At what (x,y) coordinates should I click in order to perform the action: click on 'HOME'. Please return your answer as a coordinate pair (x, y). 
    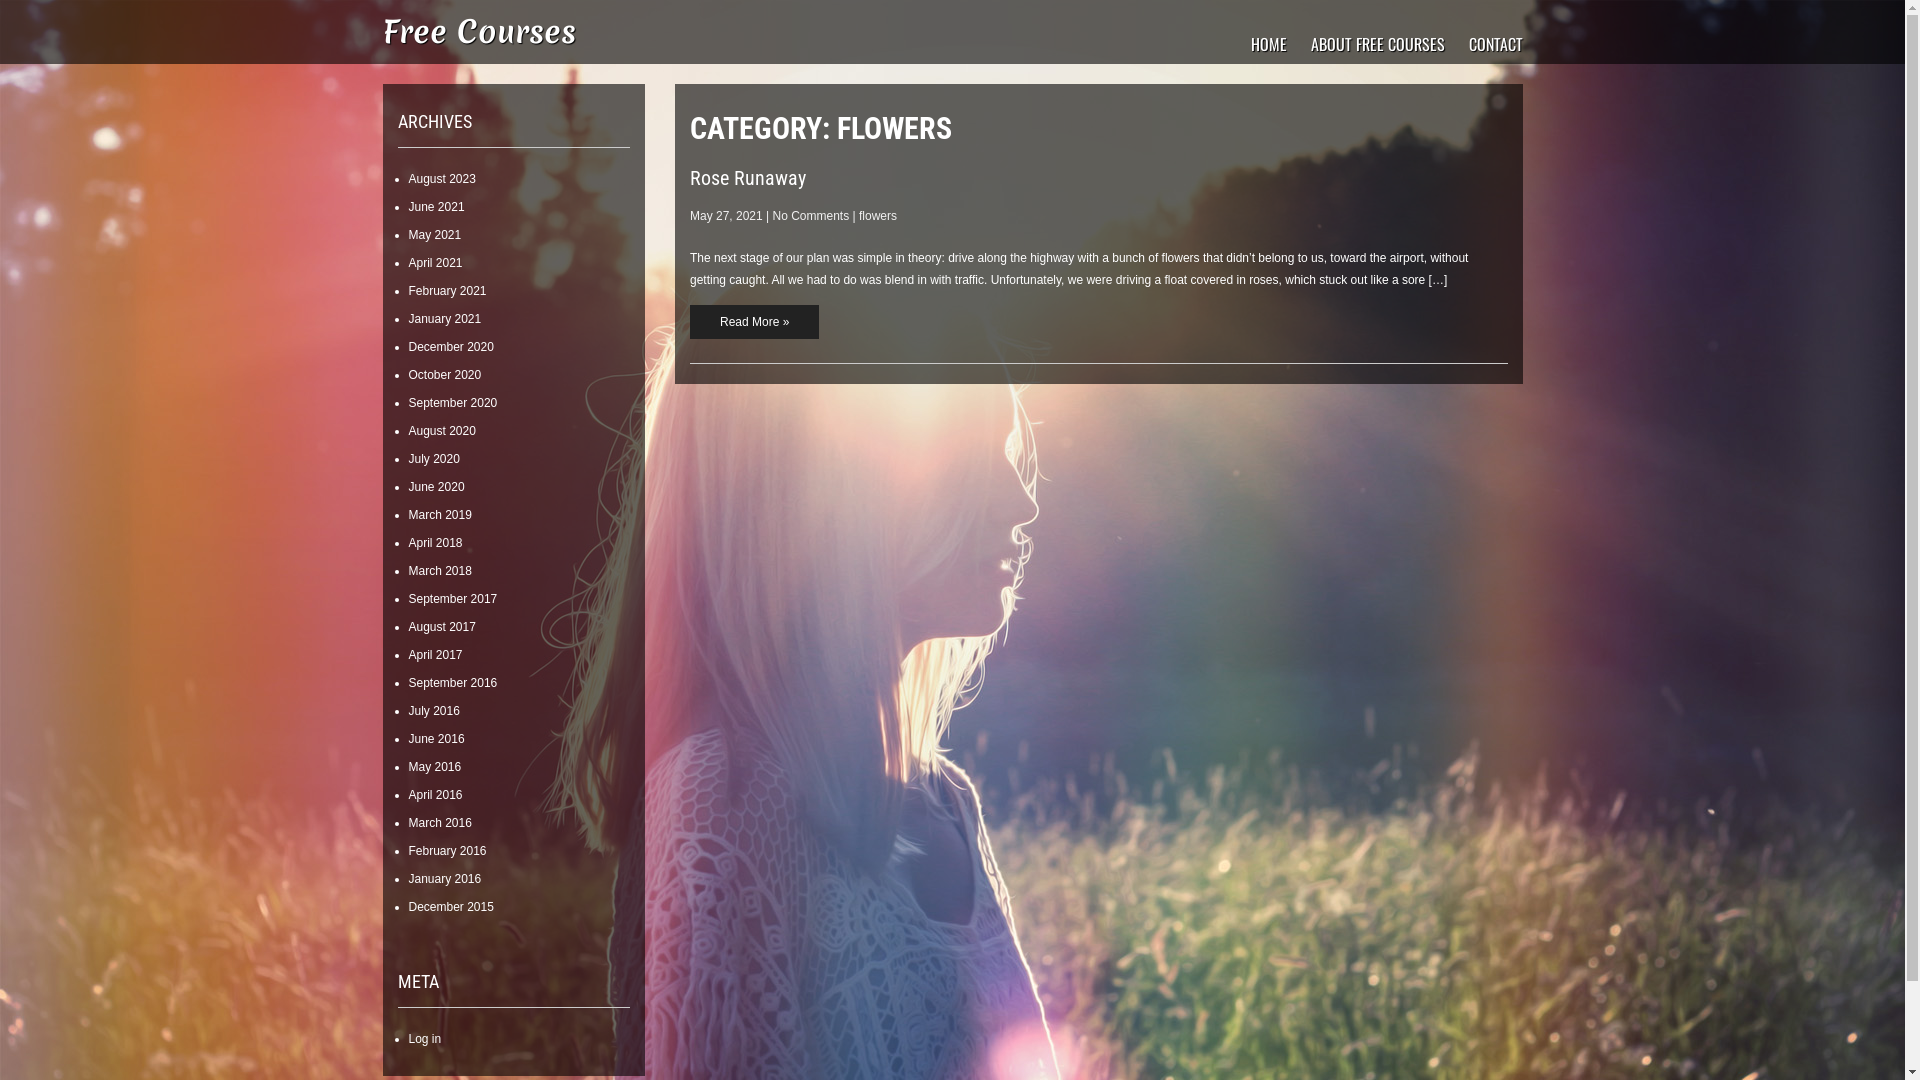
    Looking at the image, I should click on (1266, 43).